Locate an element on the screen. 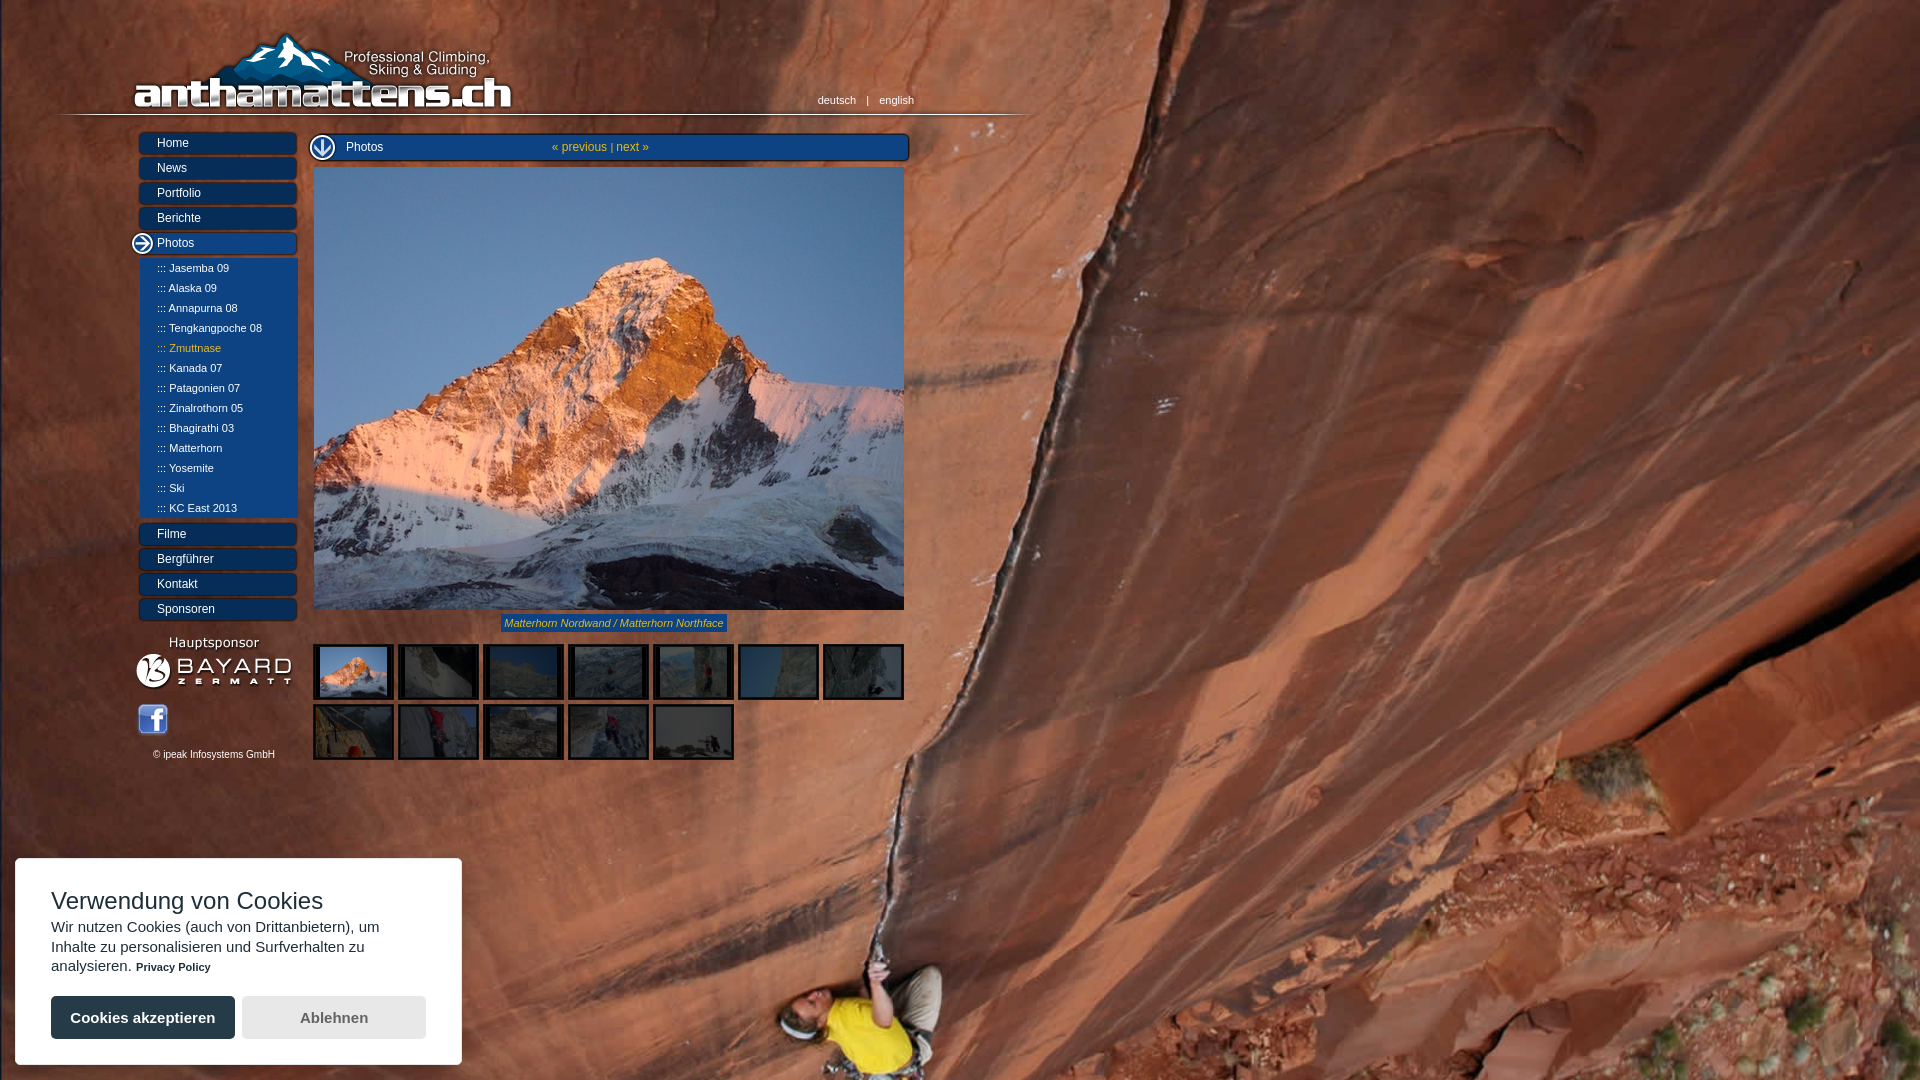 This screenshot has width=1920, height=1080. 'Home' is located at coordinates (214, 142).